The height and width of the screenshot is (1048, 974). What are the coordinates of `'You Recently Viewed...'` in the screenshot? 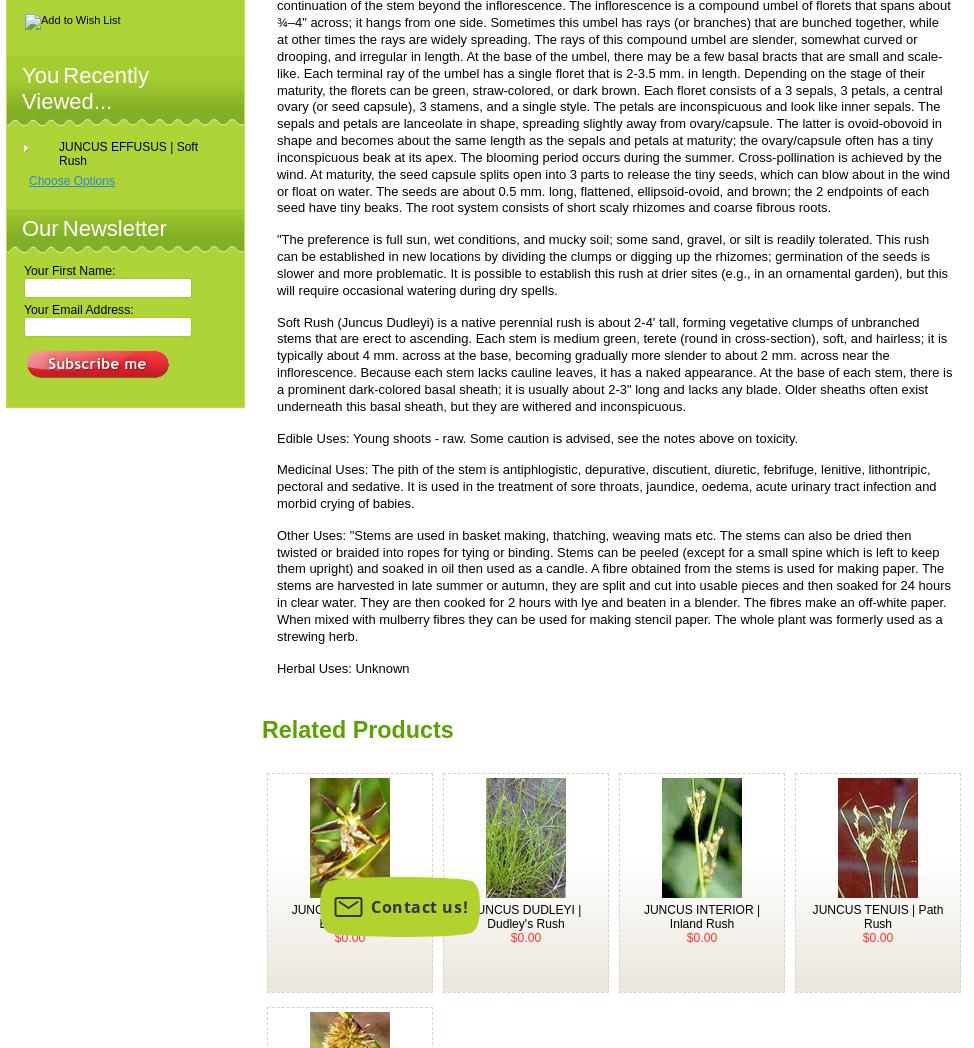 It's located at (84, 87).